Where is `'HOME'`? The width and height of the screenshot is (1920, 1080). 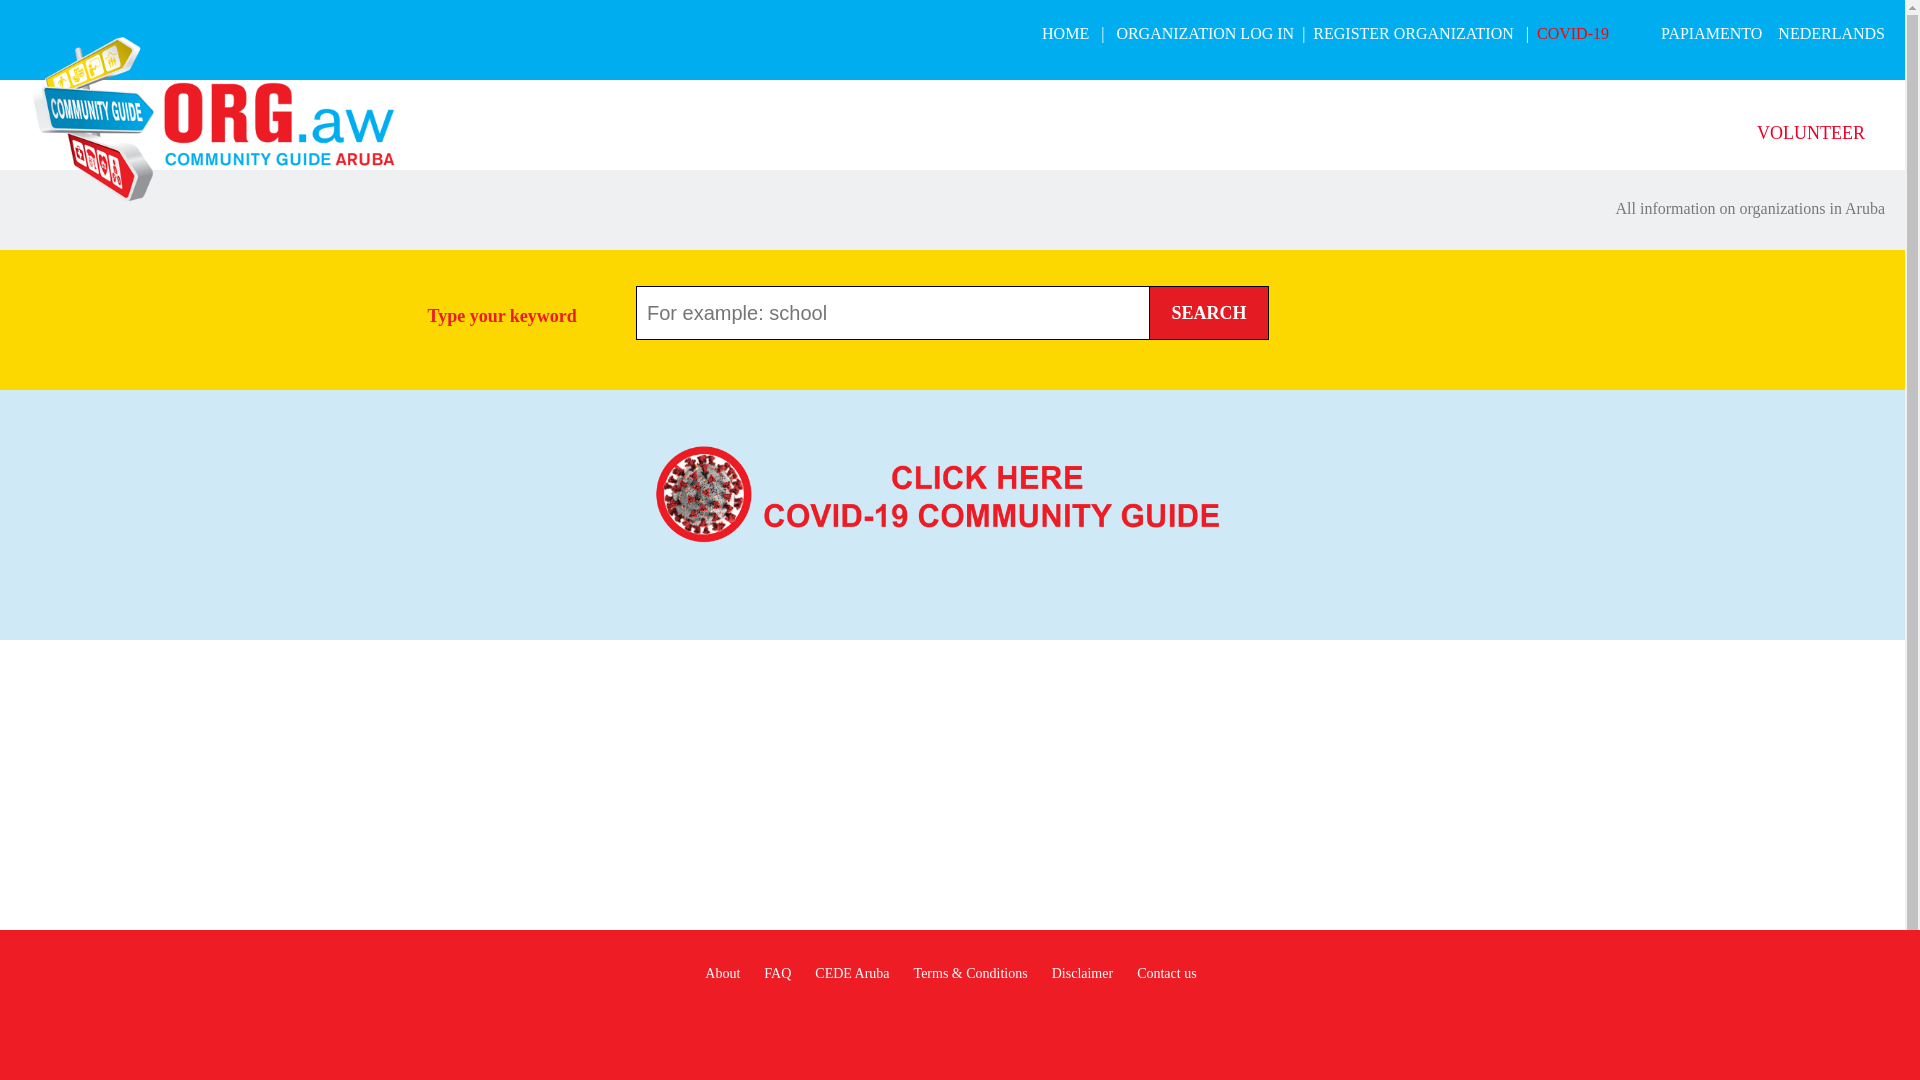 'HOME' is located at coordinates (1040, 33).